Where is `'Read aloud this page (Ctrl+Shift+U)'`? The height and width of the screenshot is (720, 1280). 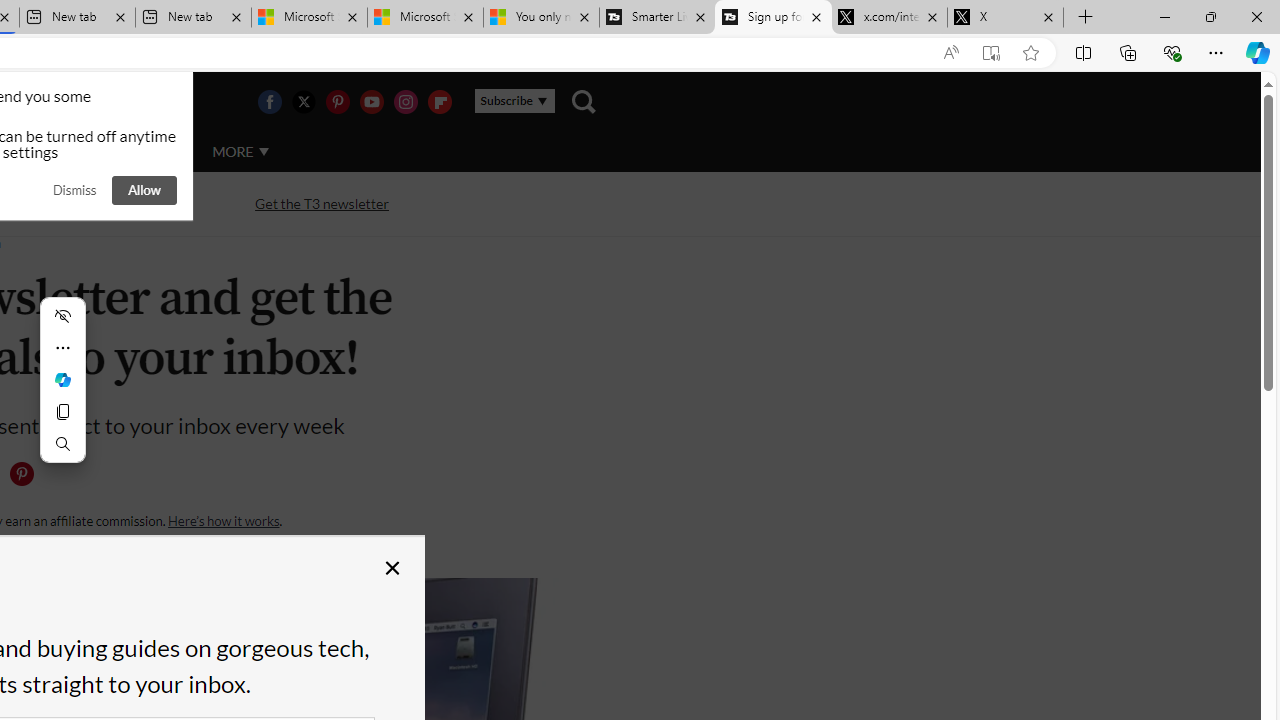 'Read aloud this page (Ctrl+Shift+U)' is located at coordinates (950, 52).